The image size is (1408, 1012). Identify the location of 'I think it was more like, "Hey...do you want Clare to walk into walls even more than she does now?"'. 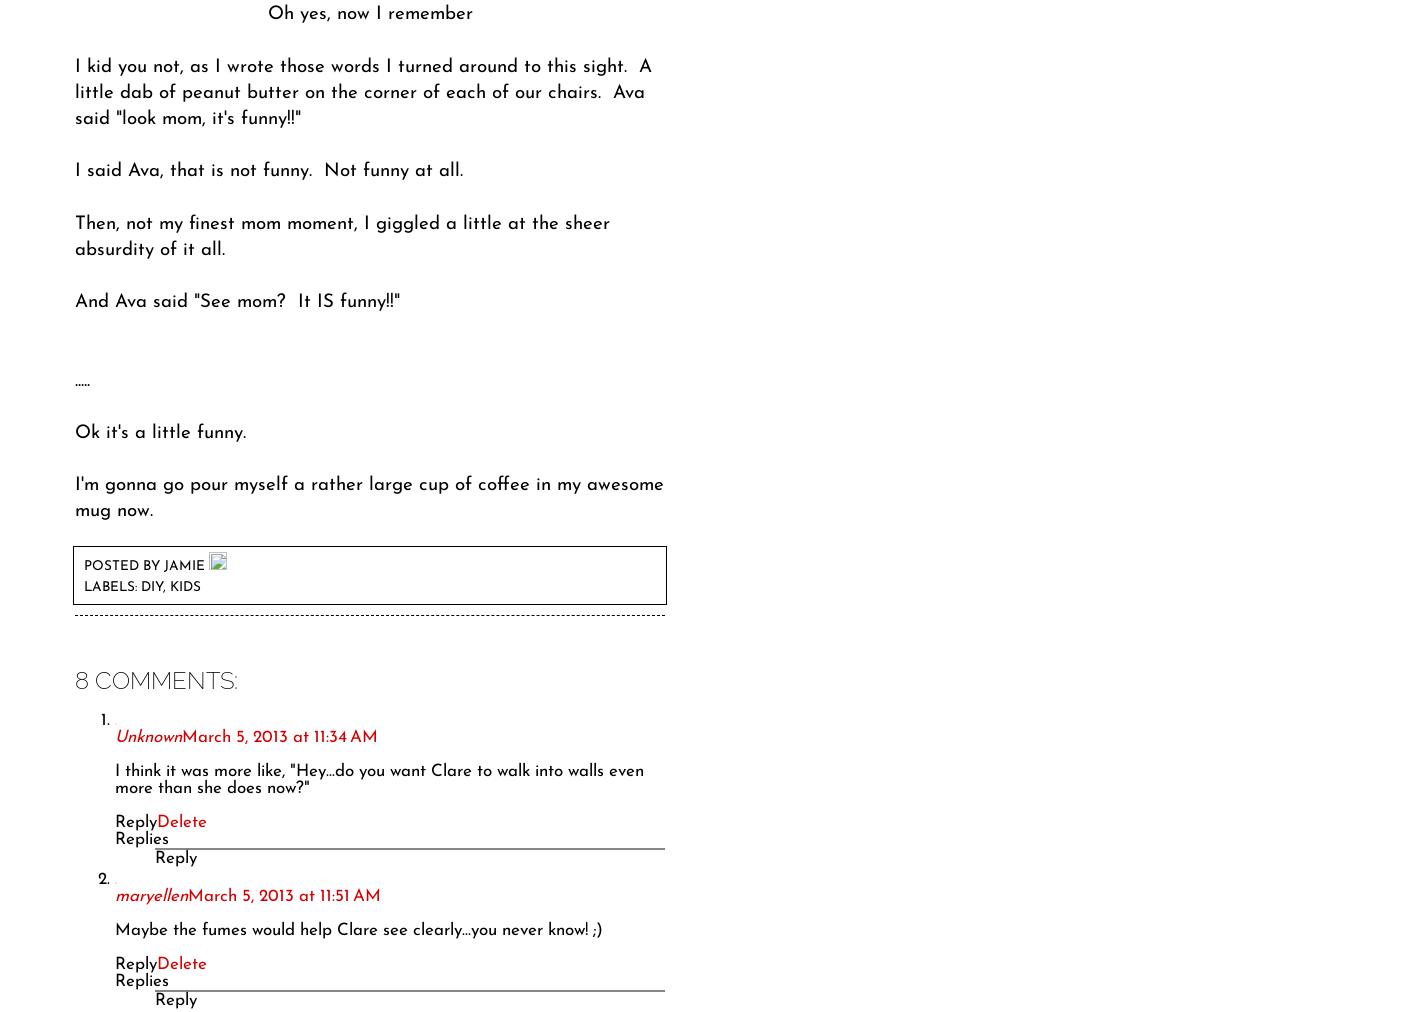
(378, 779).